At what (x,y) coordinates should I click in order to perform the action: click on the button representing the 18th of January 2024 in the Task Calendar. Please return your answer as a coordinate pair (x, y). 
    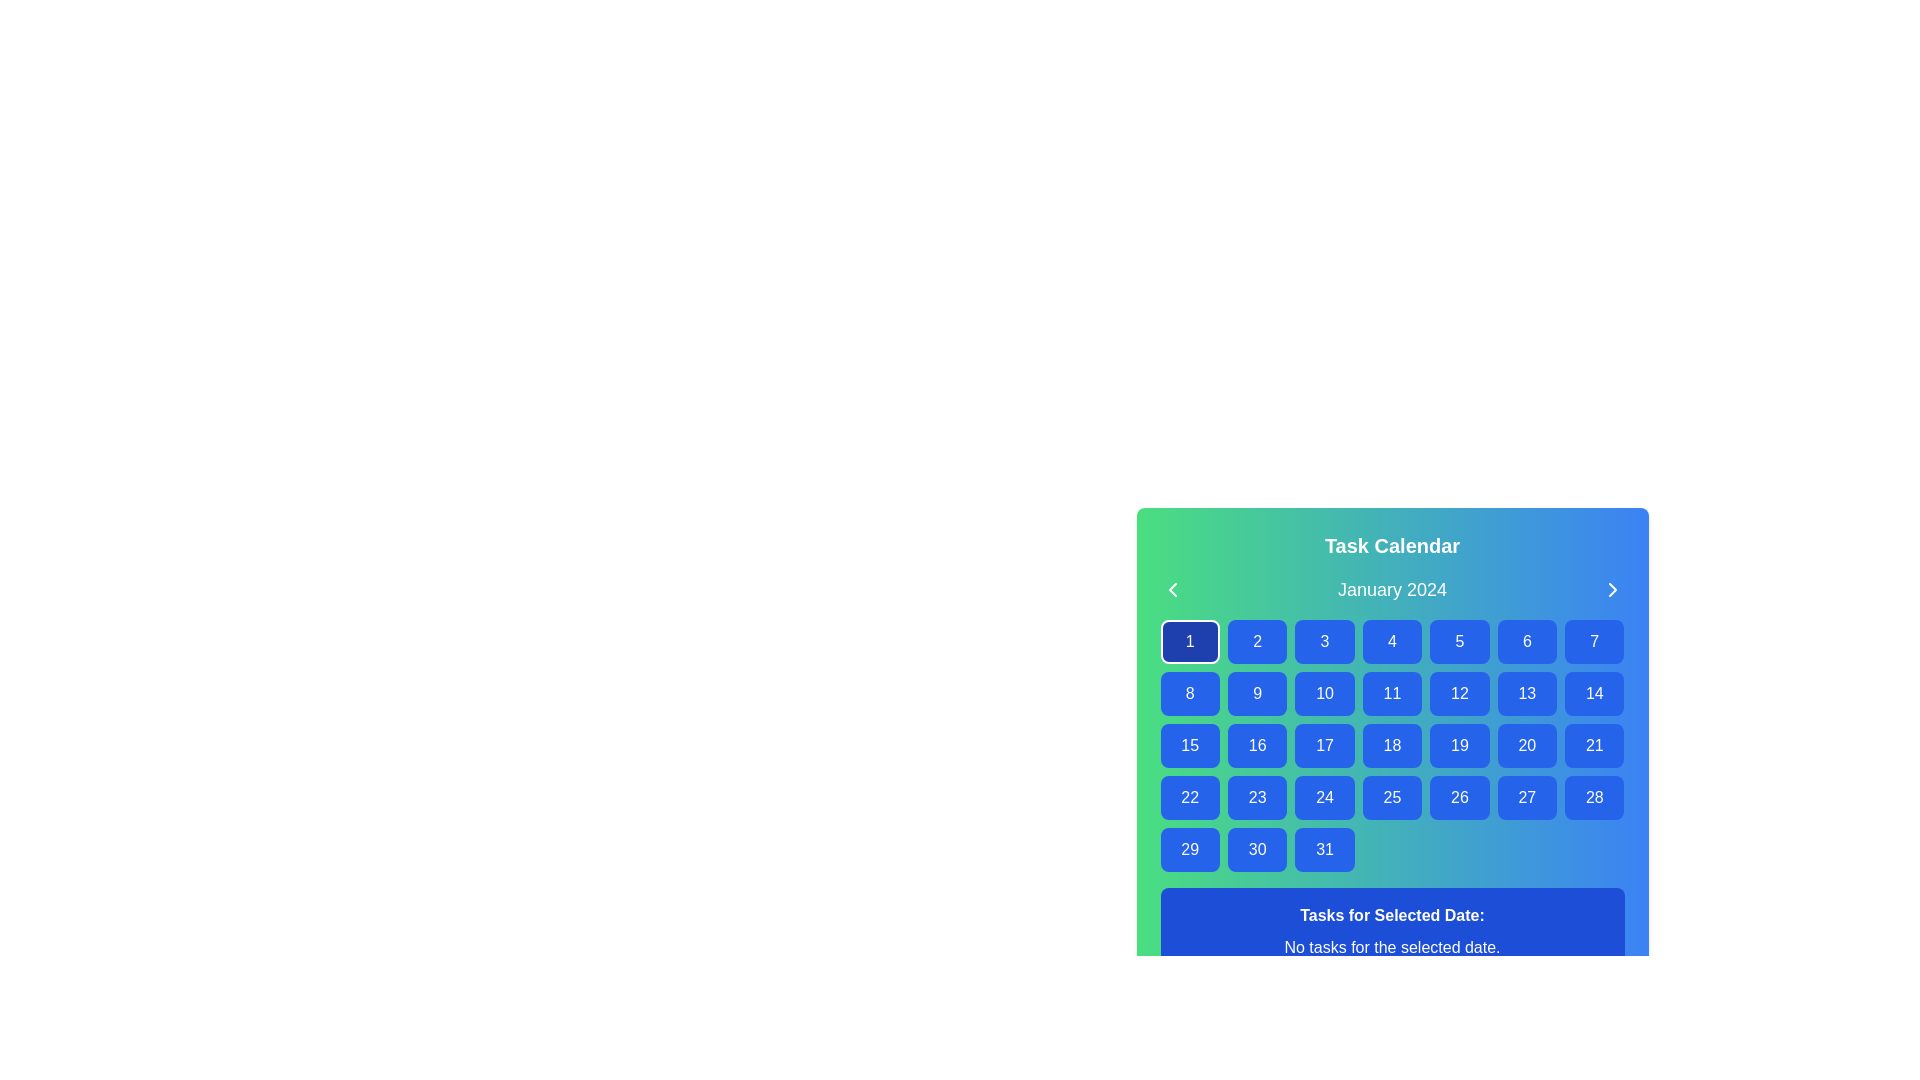
    Looking at the image, I should click on (1391, 745).